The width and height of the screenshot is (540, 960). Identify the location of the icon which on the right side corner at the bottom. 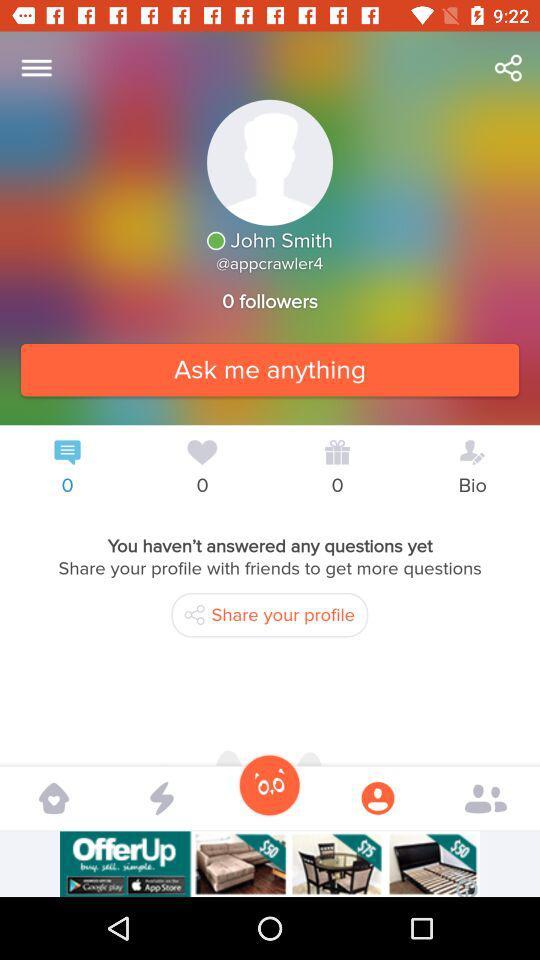
(485, 797).